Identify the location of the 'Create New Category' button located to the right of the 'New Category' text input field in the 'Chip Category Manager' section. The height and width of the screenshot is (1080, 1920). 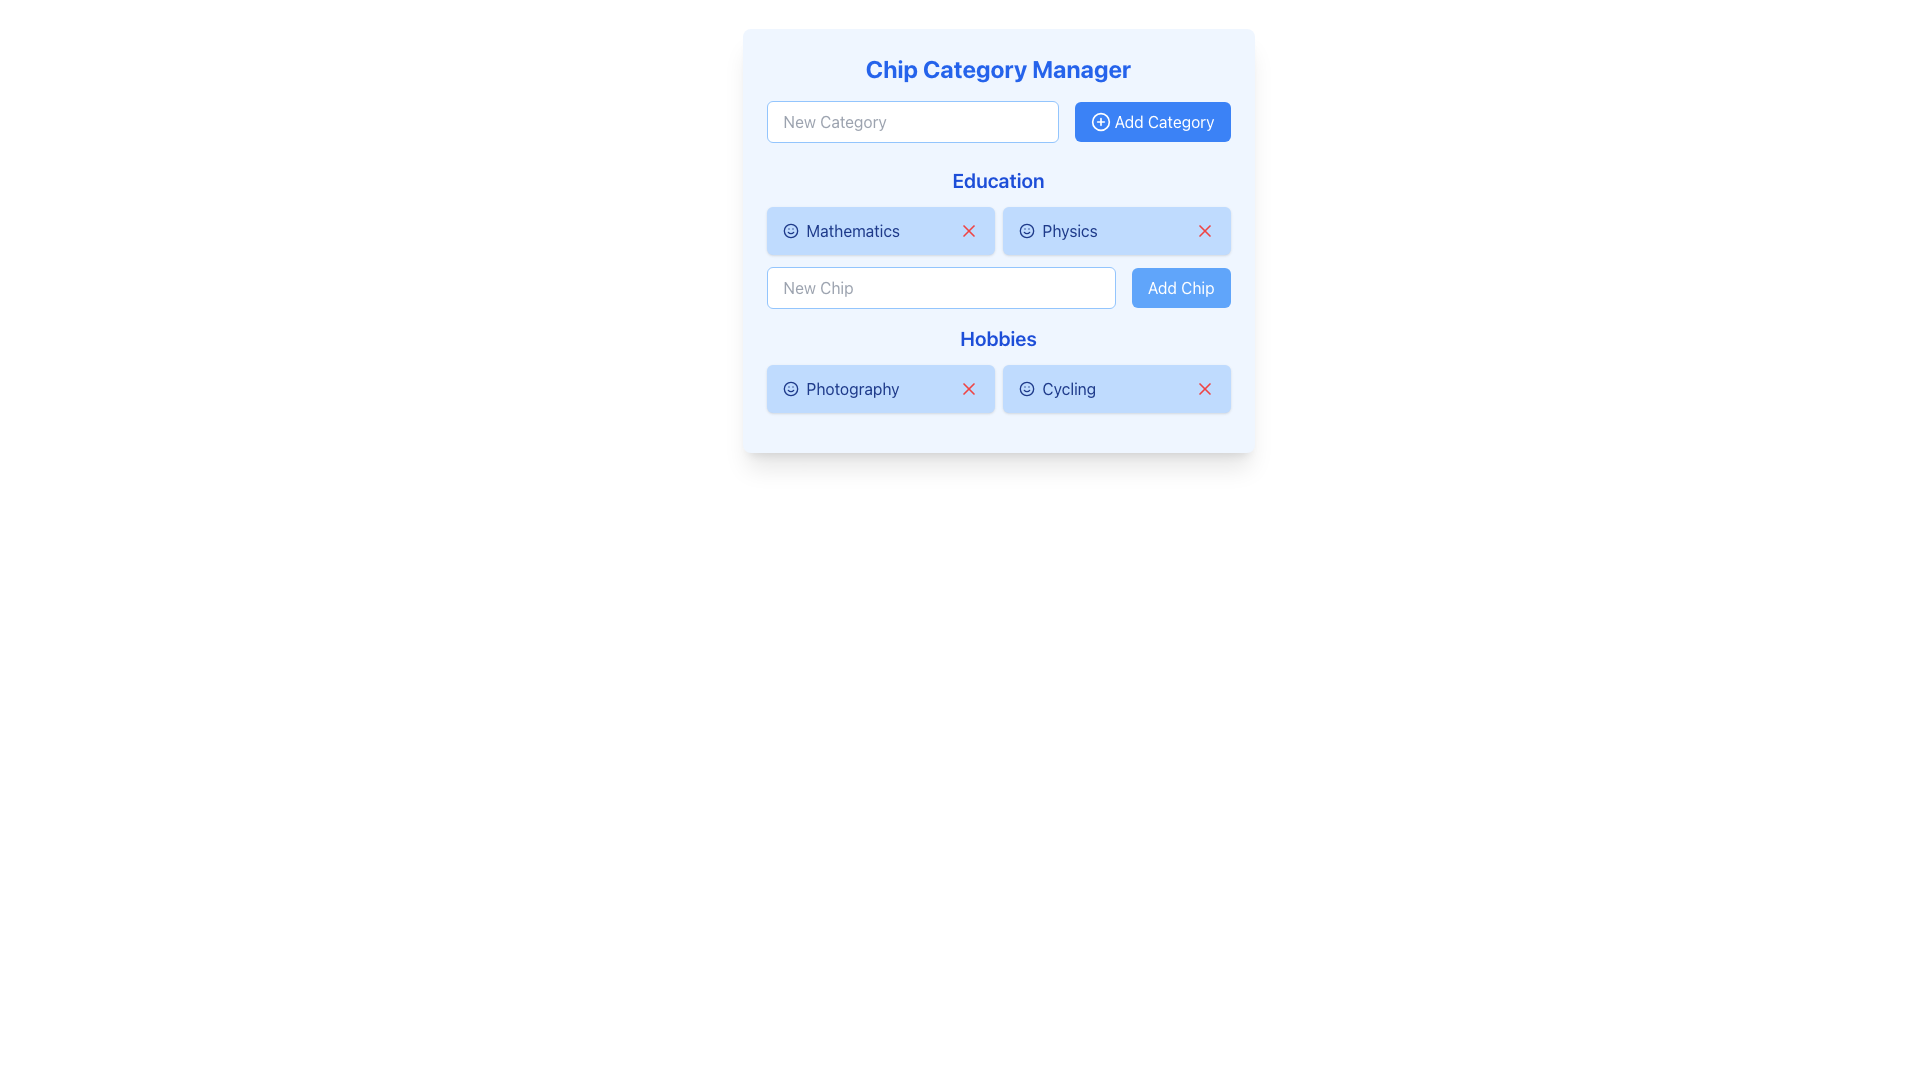
(1152, 122).